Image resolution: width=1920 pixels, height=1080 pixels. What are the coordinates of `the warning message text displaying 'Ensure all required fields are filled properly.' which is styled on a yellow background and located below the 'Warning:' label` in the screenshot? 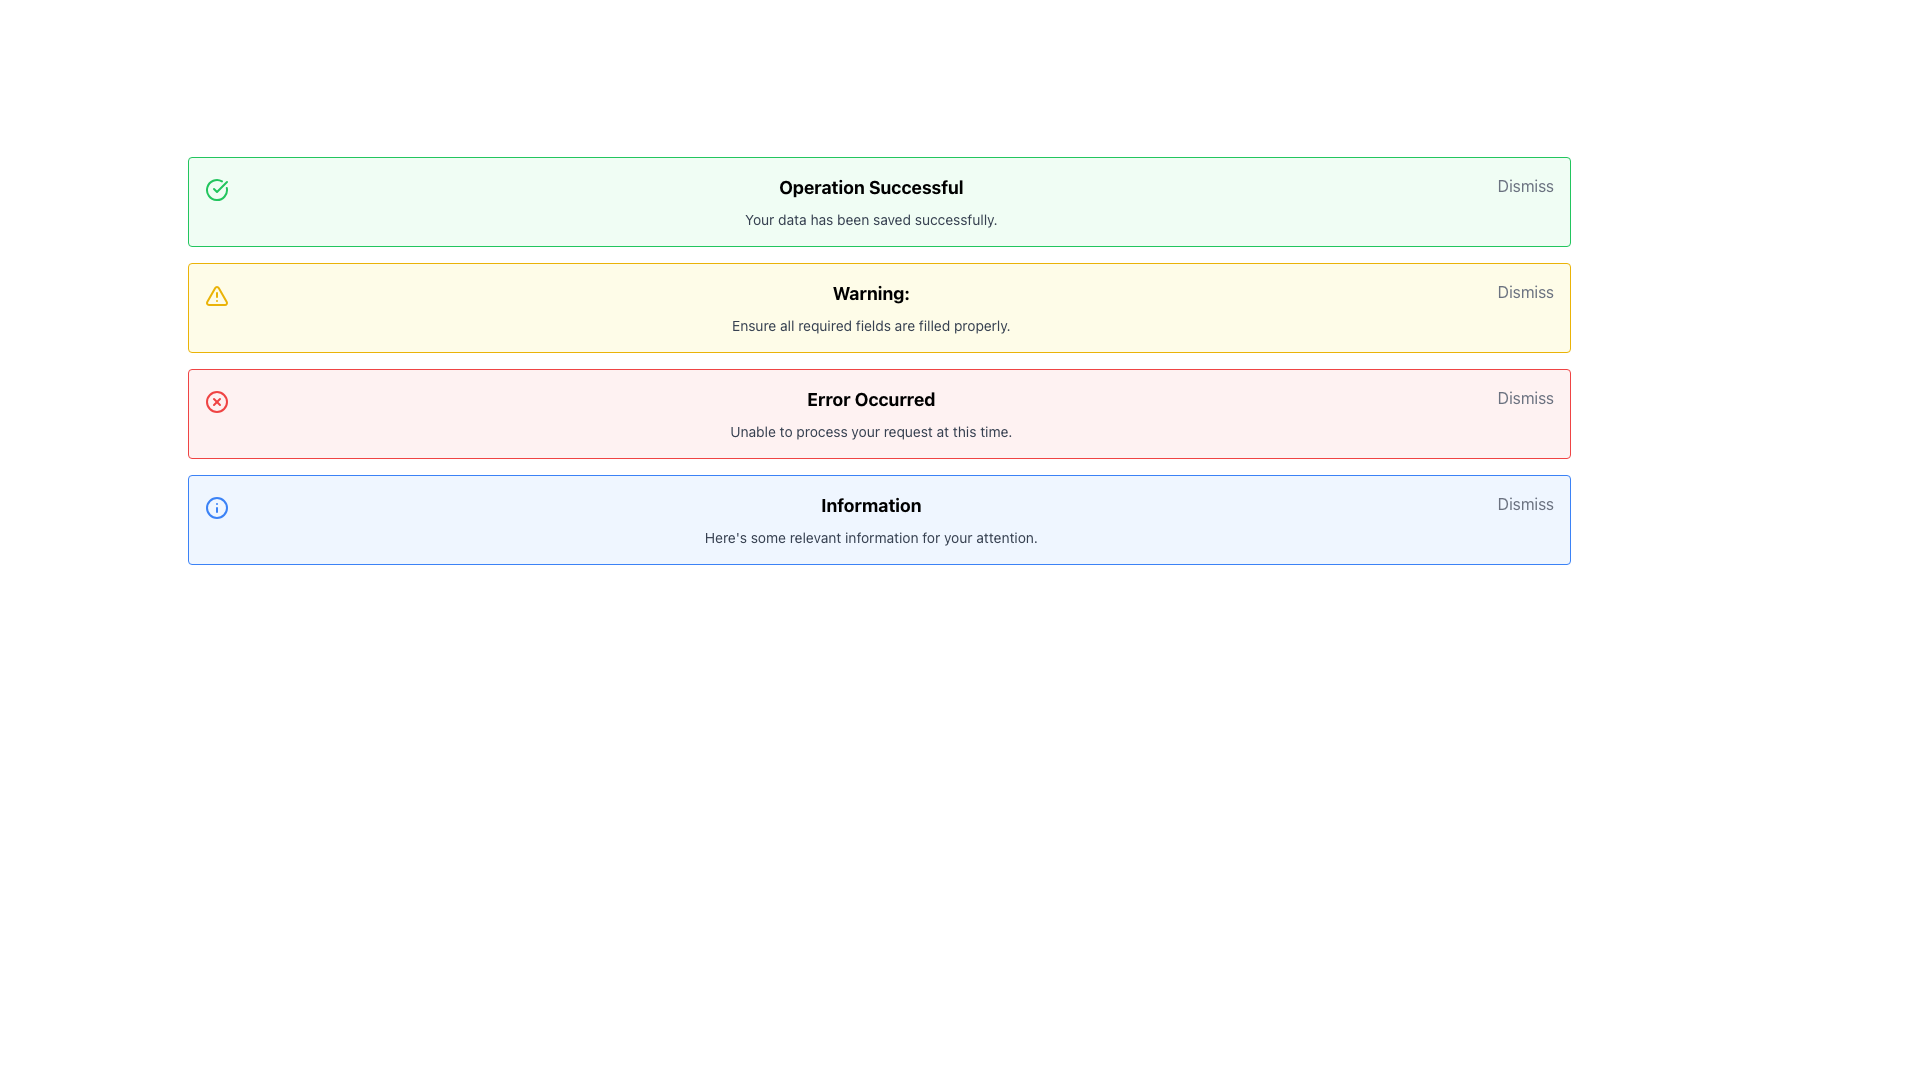 It's located at (871, 325).